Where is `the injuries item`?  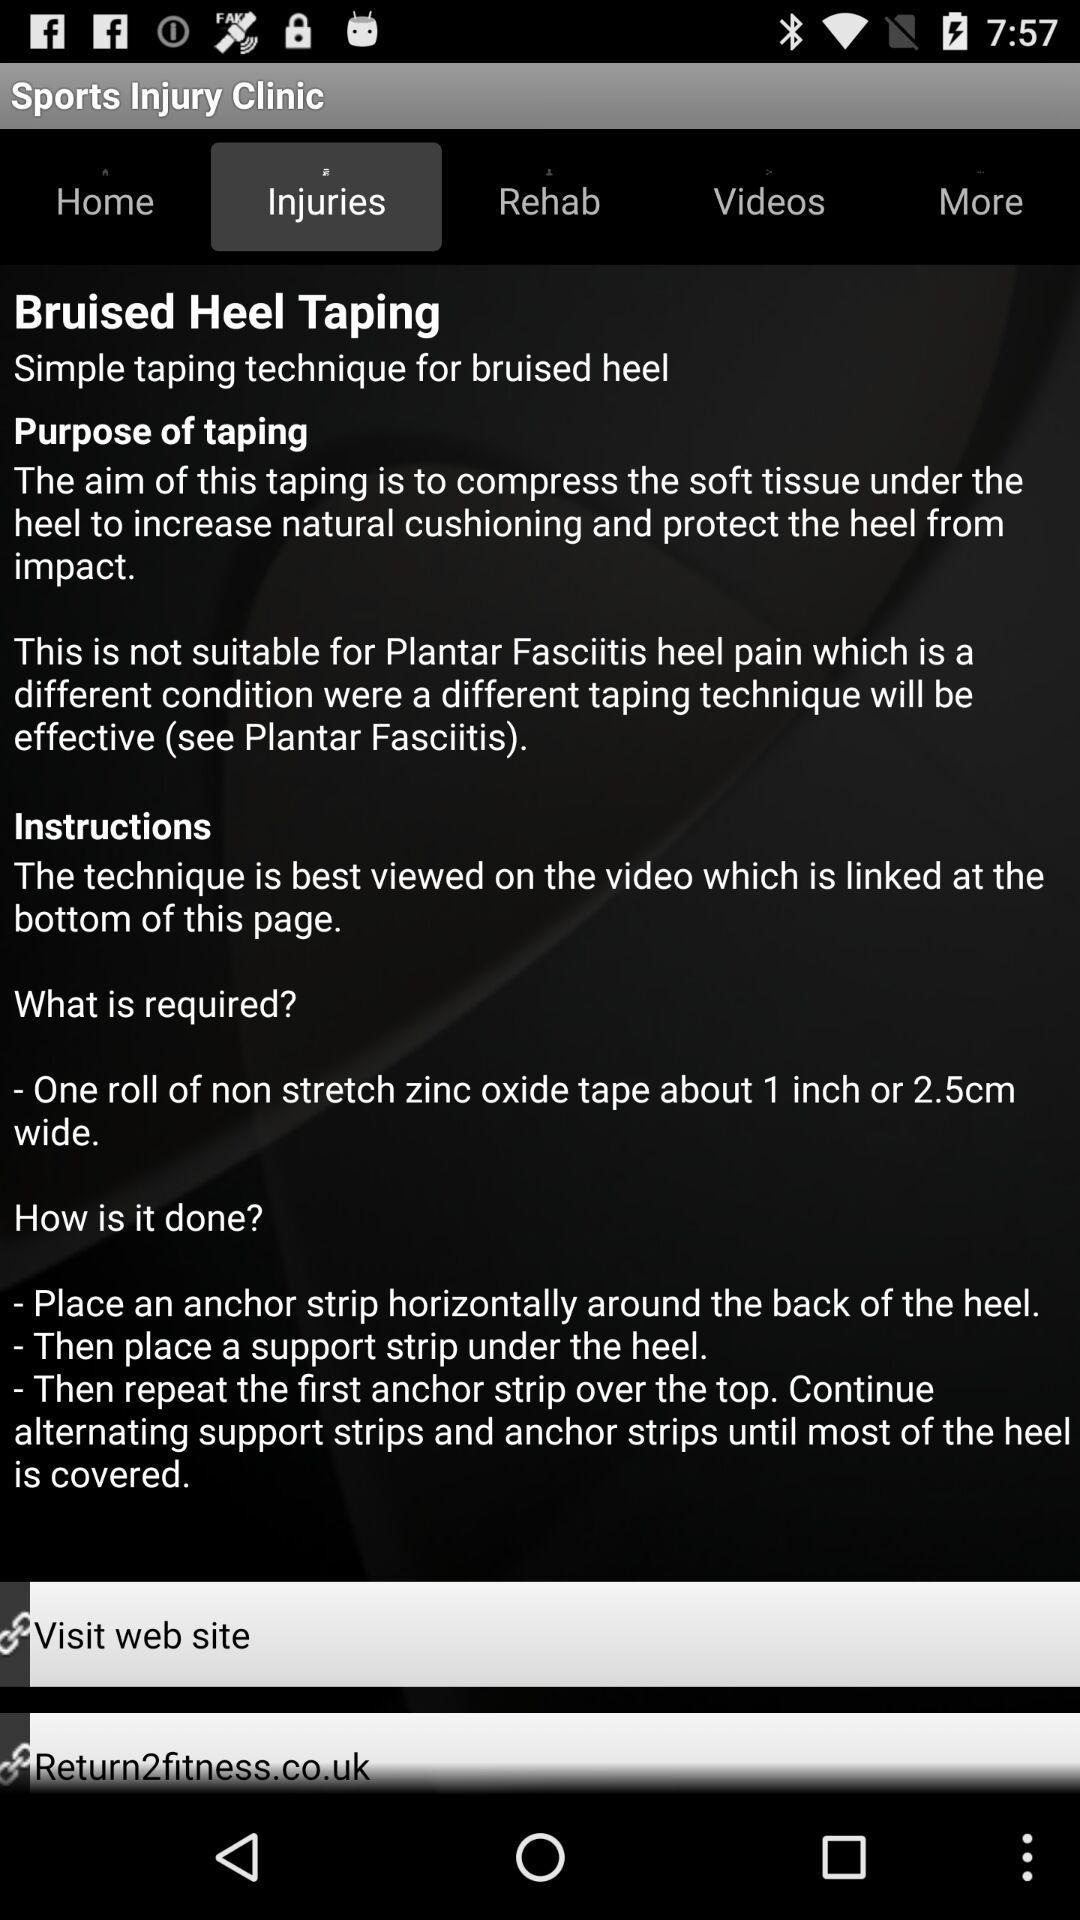 the injuries item is located at coordinates (325, 196).